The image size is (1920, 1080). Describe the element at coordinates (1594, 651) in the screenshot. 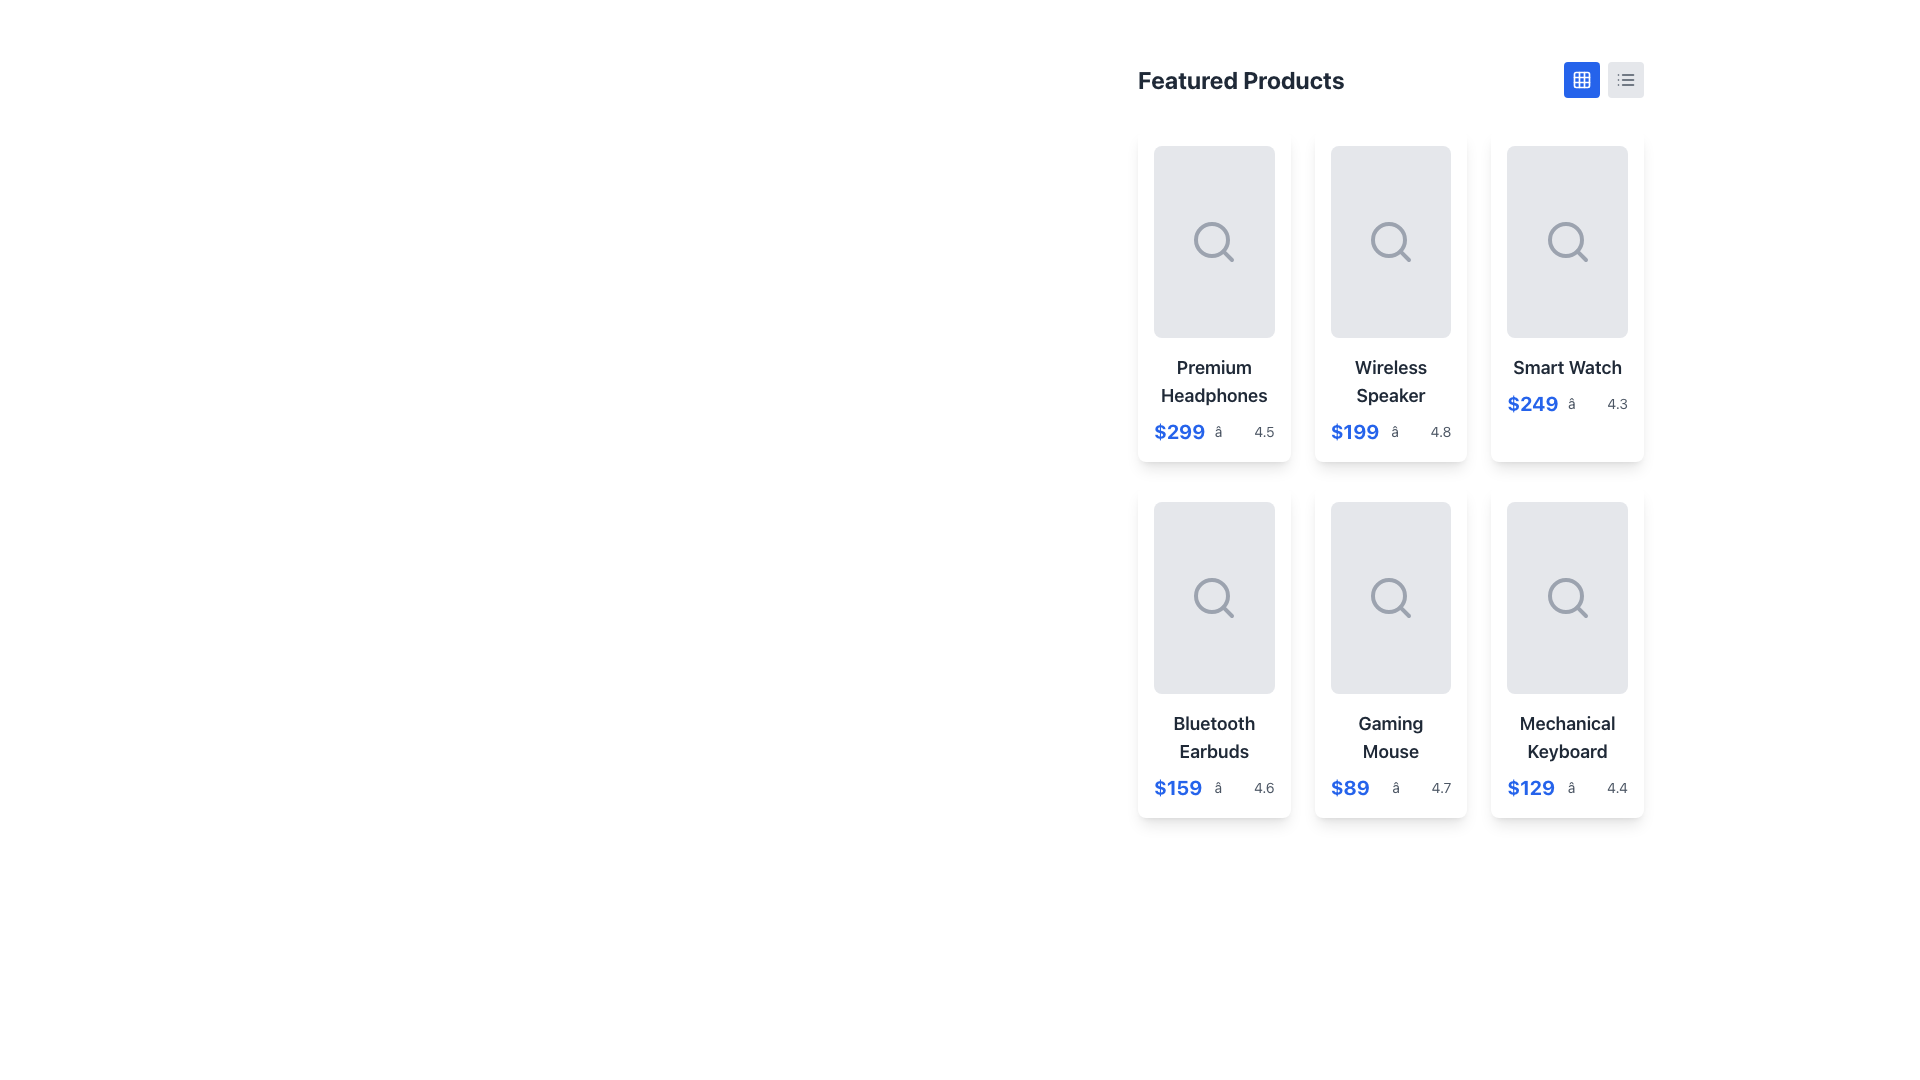

I see `the IconButton located in the top-right of the 'Mechanical Keyboard' card to mark the associated product as a favorite` at that location.